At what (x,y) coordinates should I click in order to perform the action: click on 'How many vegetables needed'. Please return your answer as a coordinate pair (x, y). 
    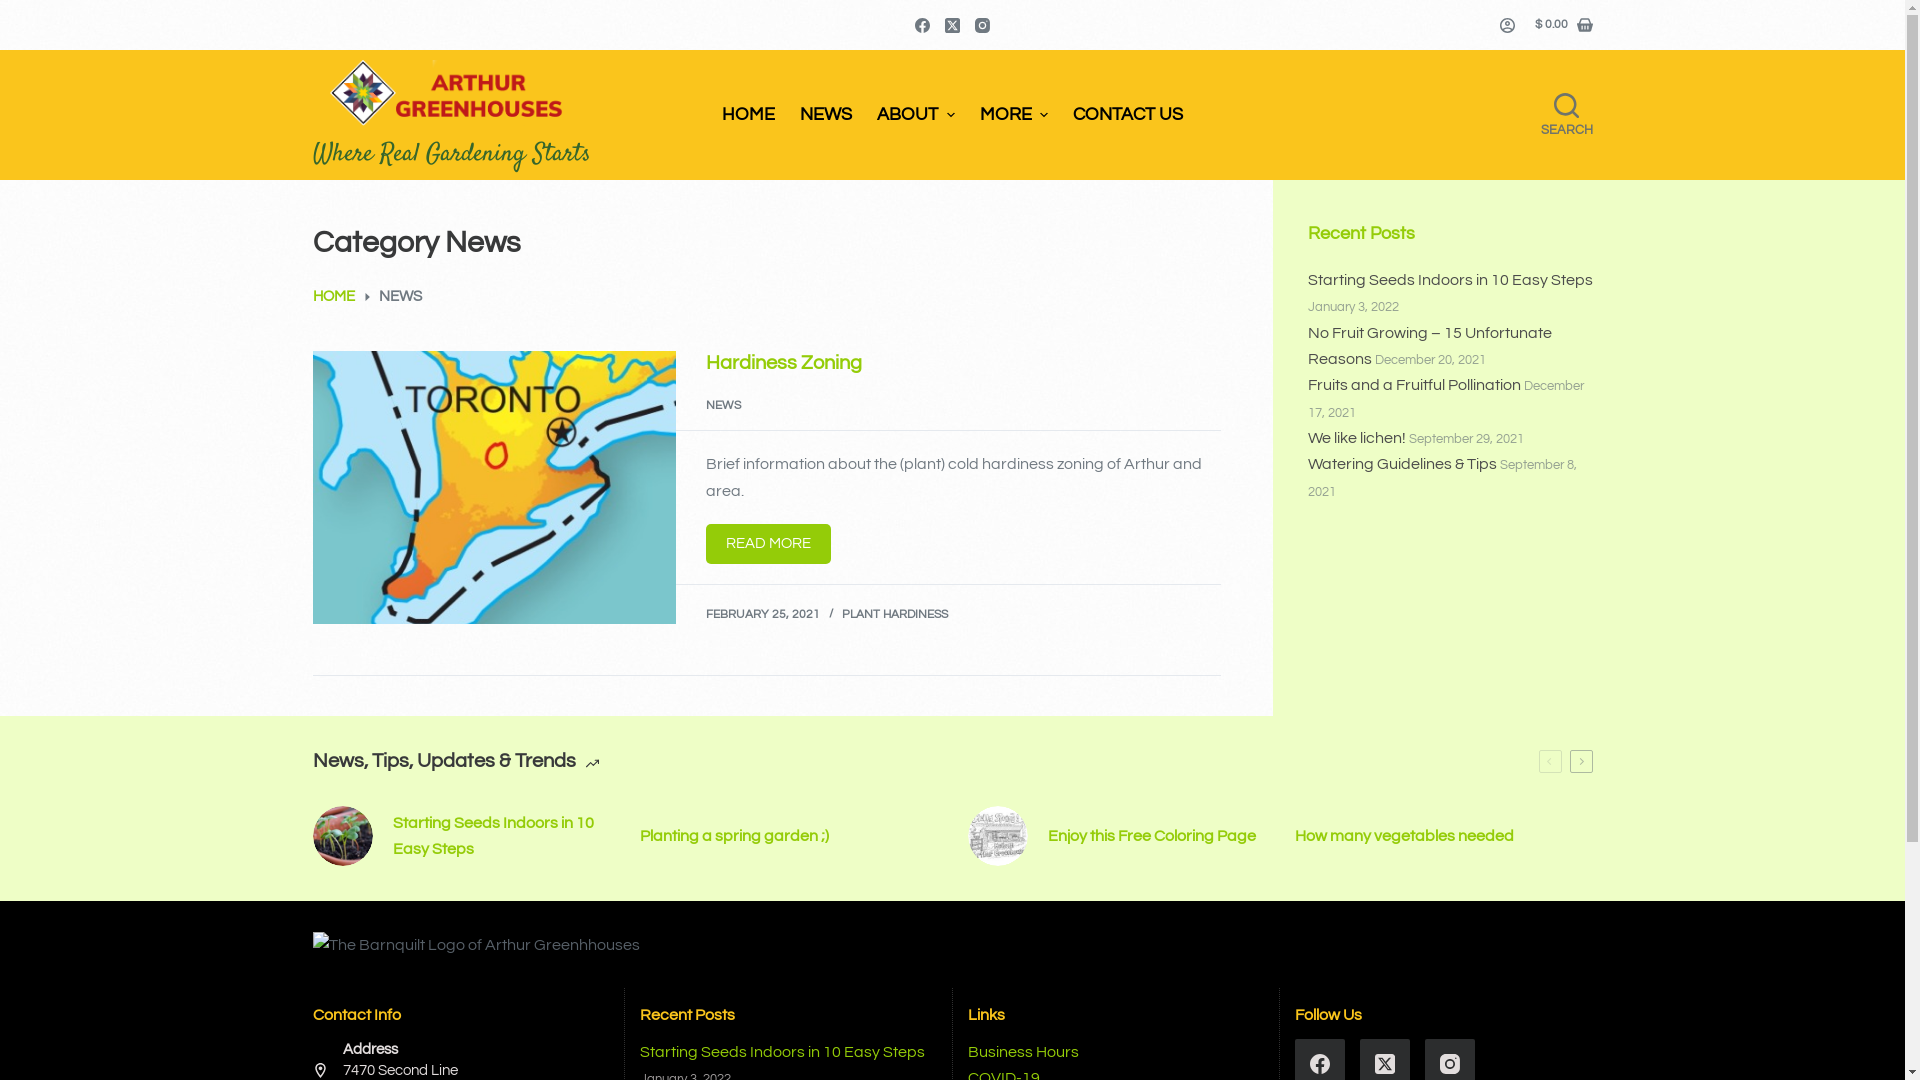
    Looking at the image, I should click on (1444, 836).